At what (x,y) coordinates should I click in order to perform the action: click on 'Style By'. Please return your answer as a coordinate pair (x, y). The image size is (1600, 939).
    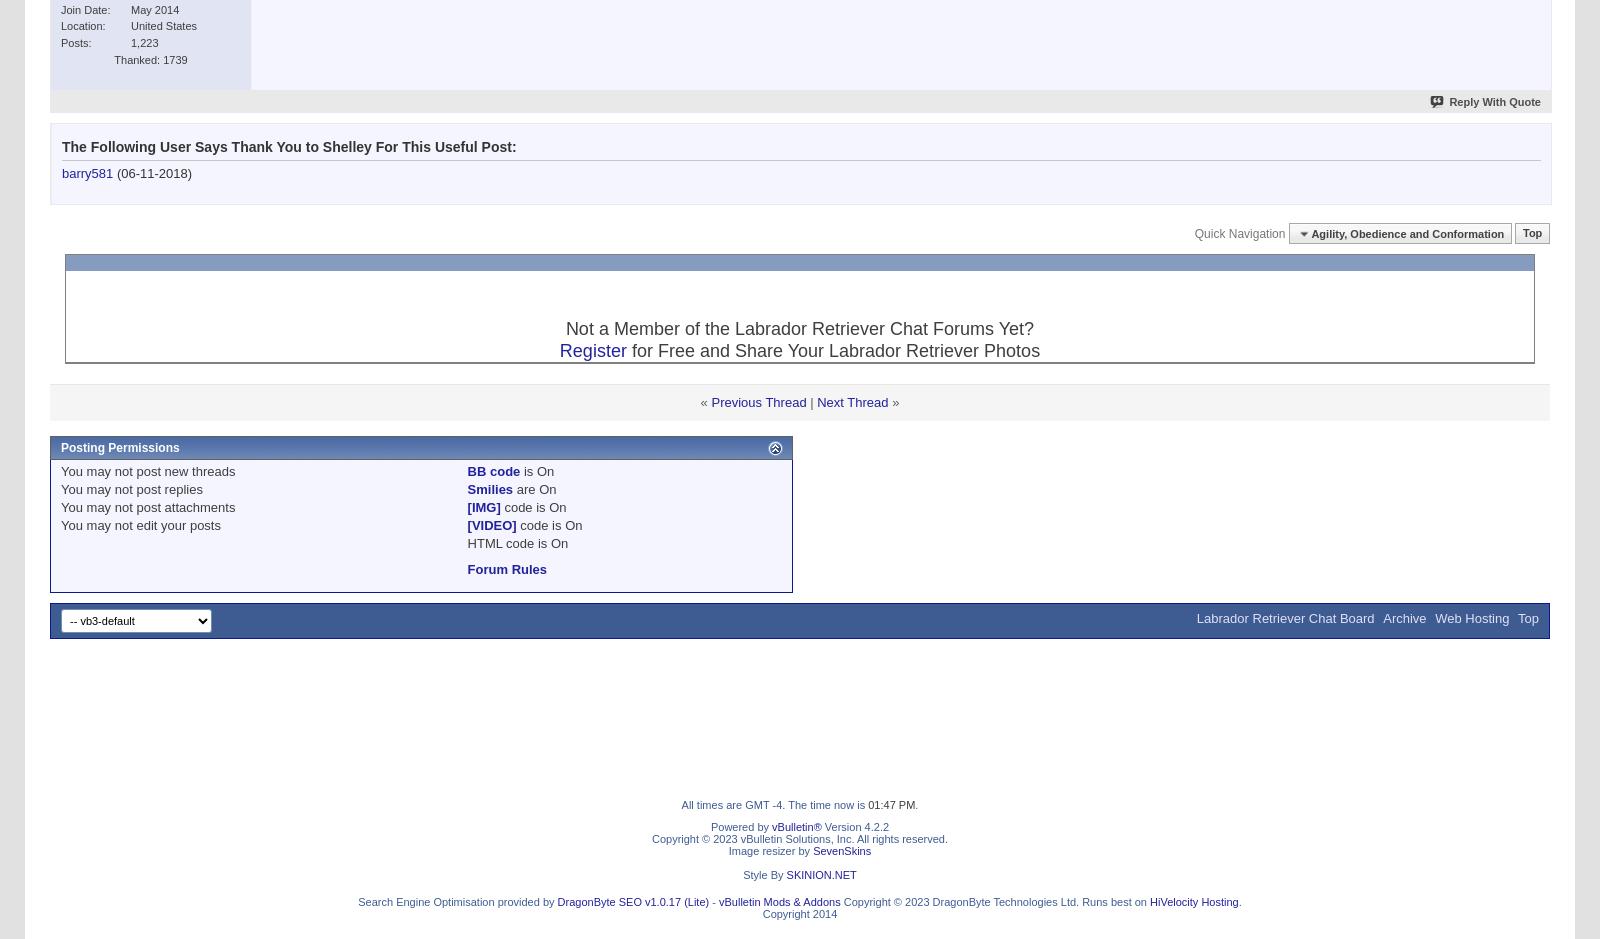
    Looking at the image, I should click on (743, 874).